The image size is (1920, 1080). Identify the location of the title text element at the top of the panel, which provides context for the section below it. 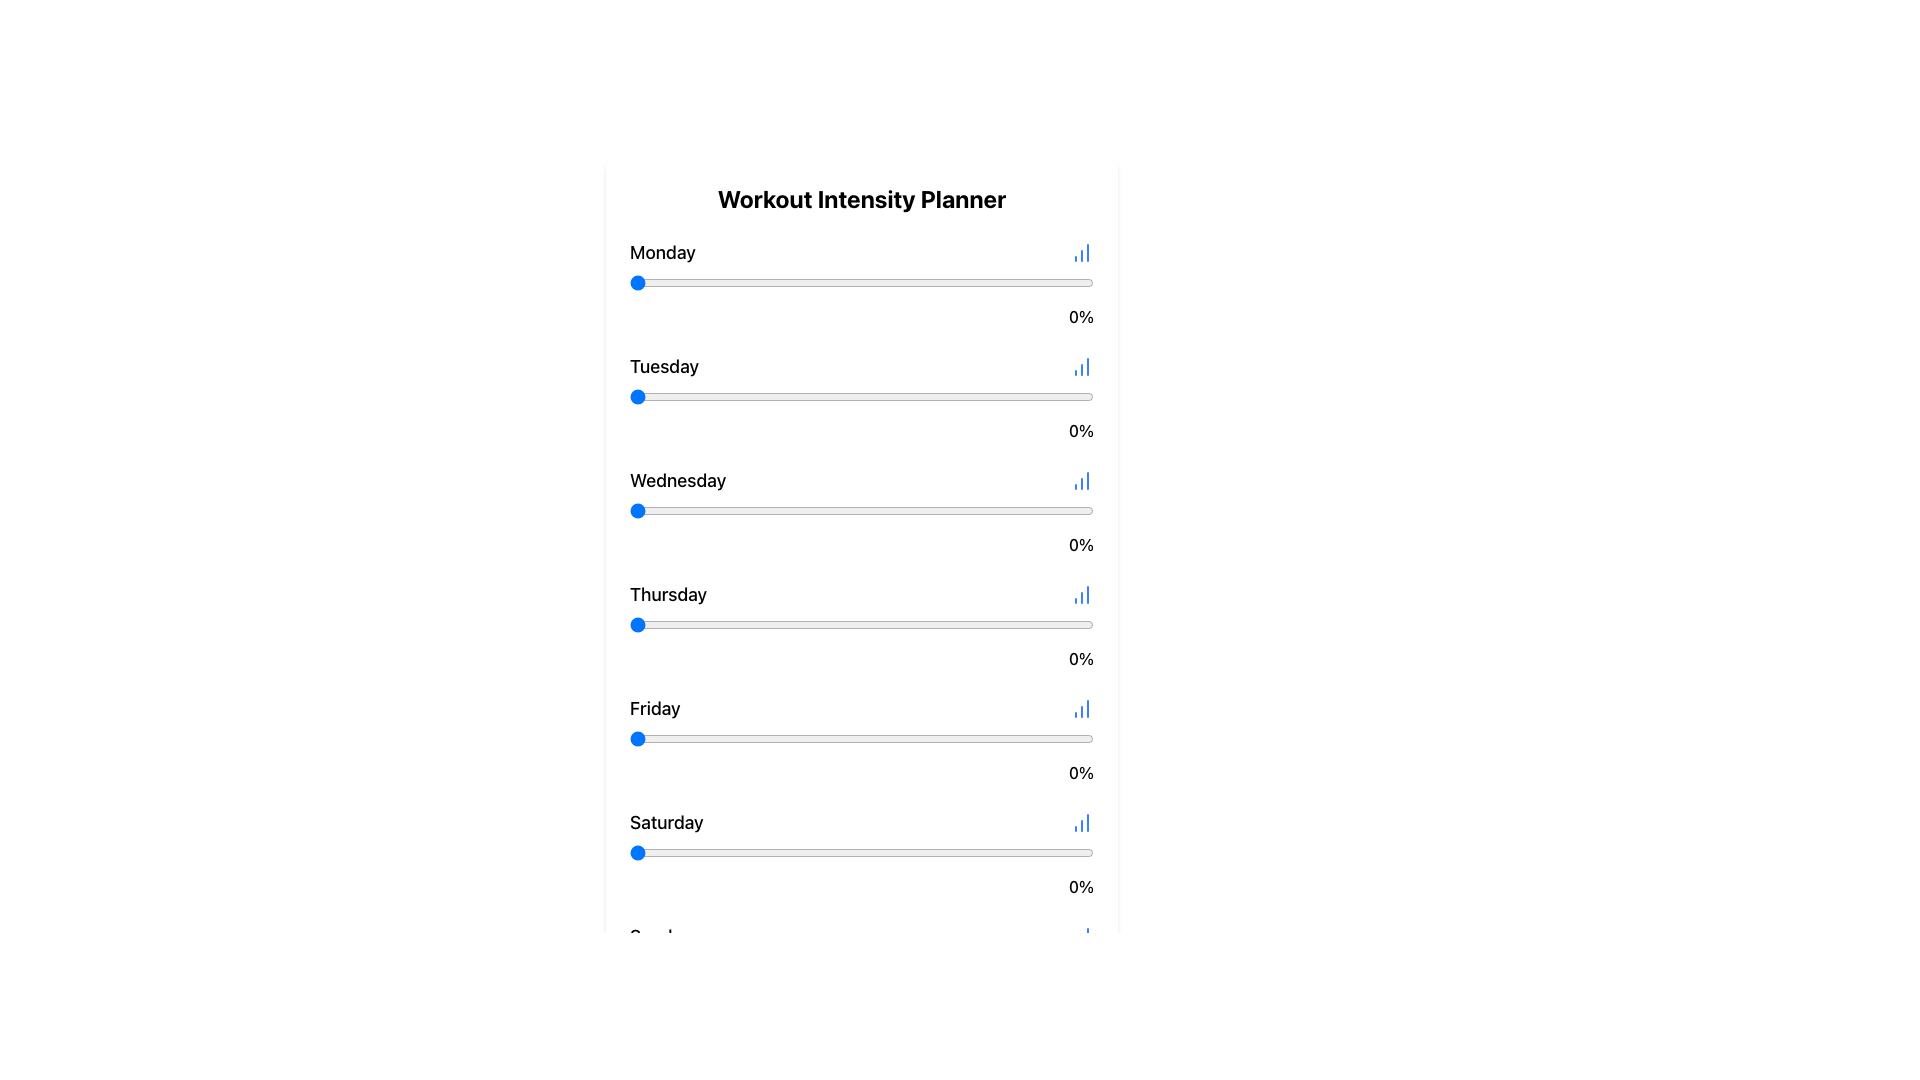
(862, 199).